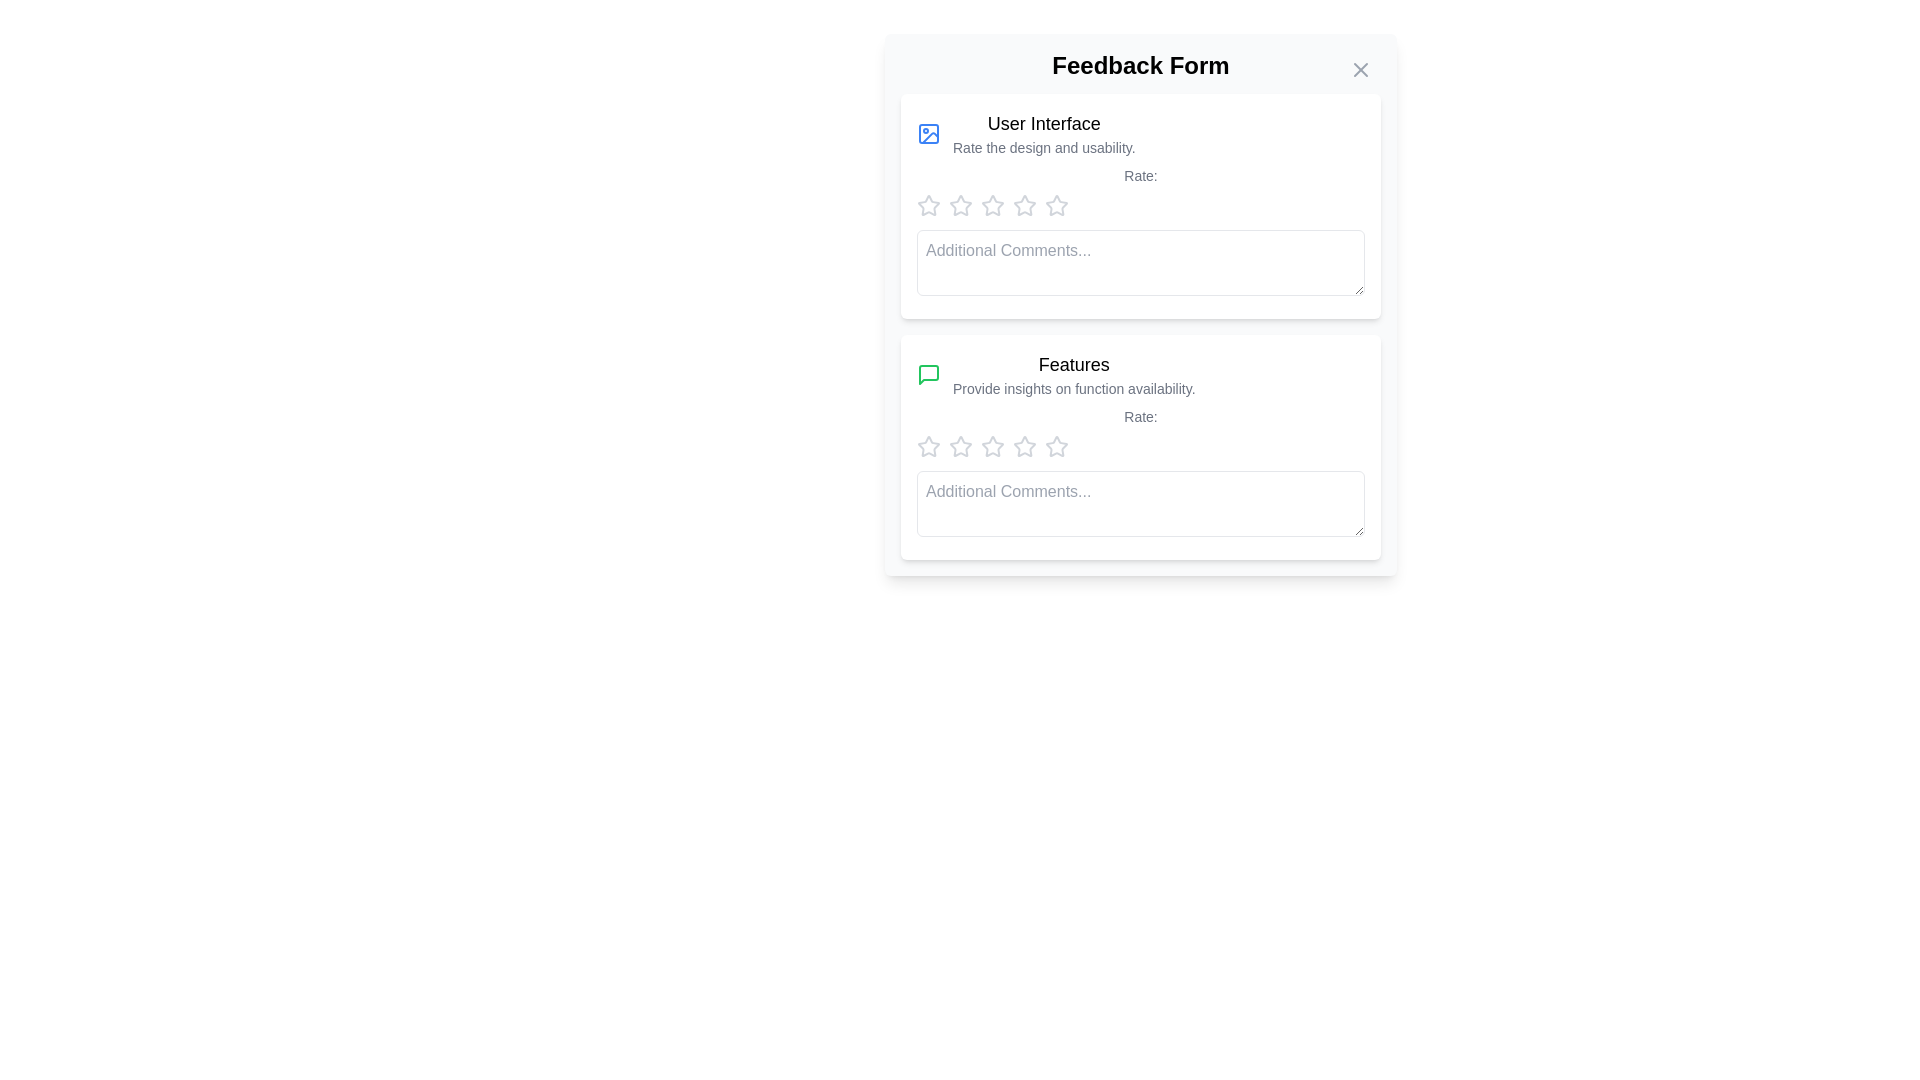 The image size is (1920, 1080). What do you see at coordinates (926, 204) in the screenshot?
I see `the first star icon in the 'Rate' section of the 'User Interface' feedback form to provide a rating` at bounding box center [926, 204].